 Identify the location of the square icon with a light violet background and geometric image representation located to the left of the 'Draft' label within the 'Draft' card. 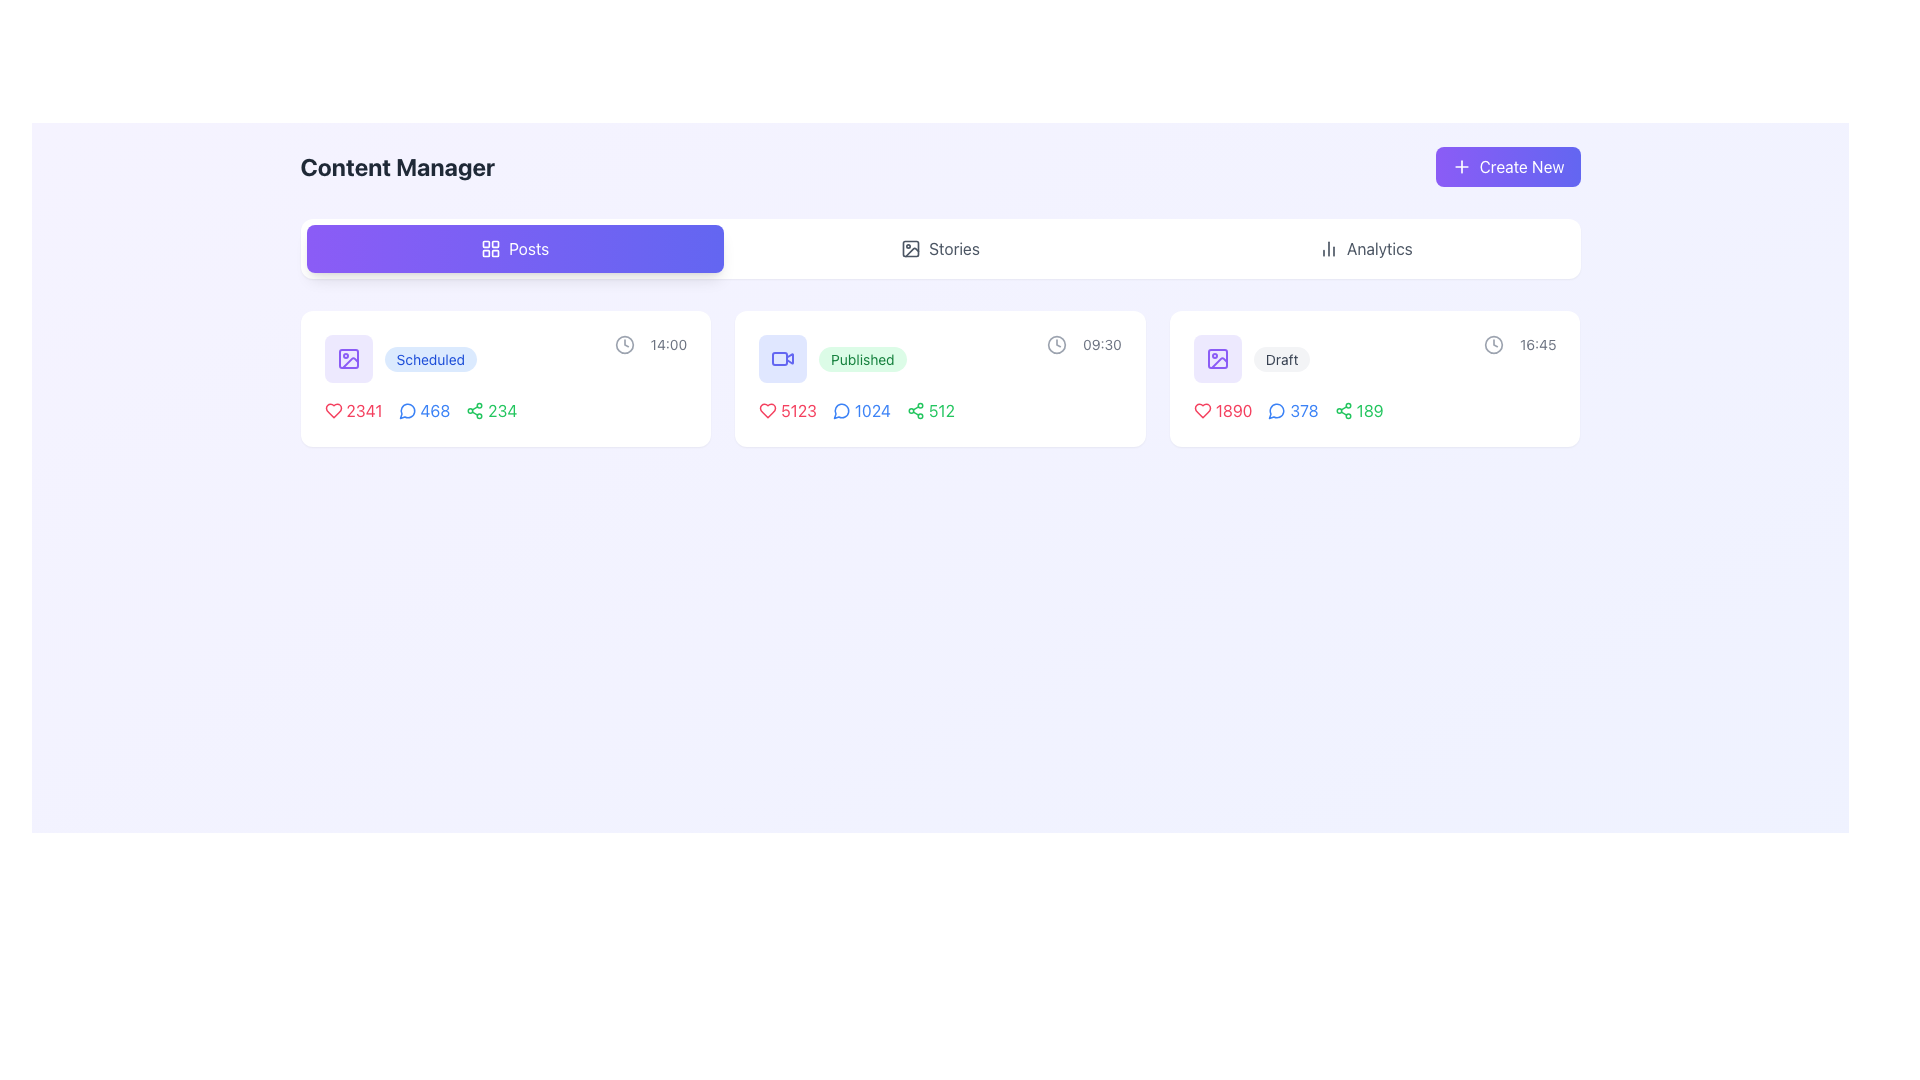
(1216, 357).